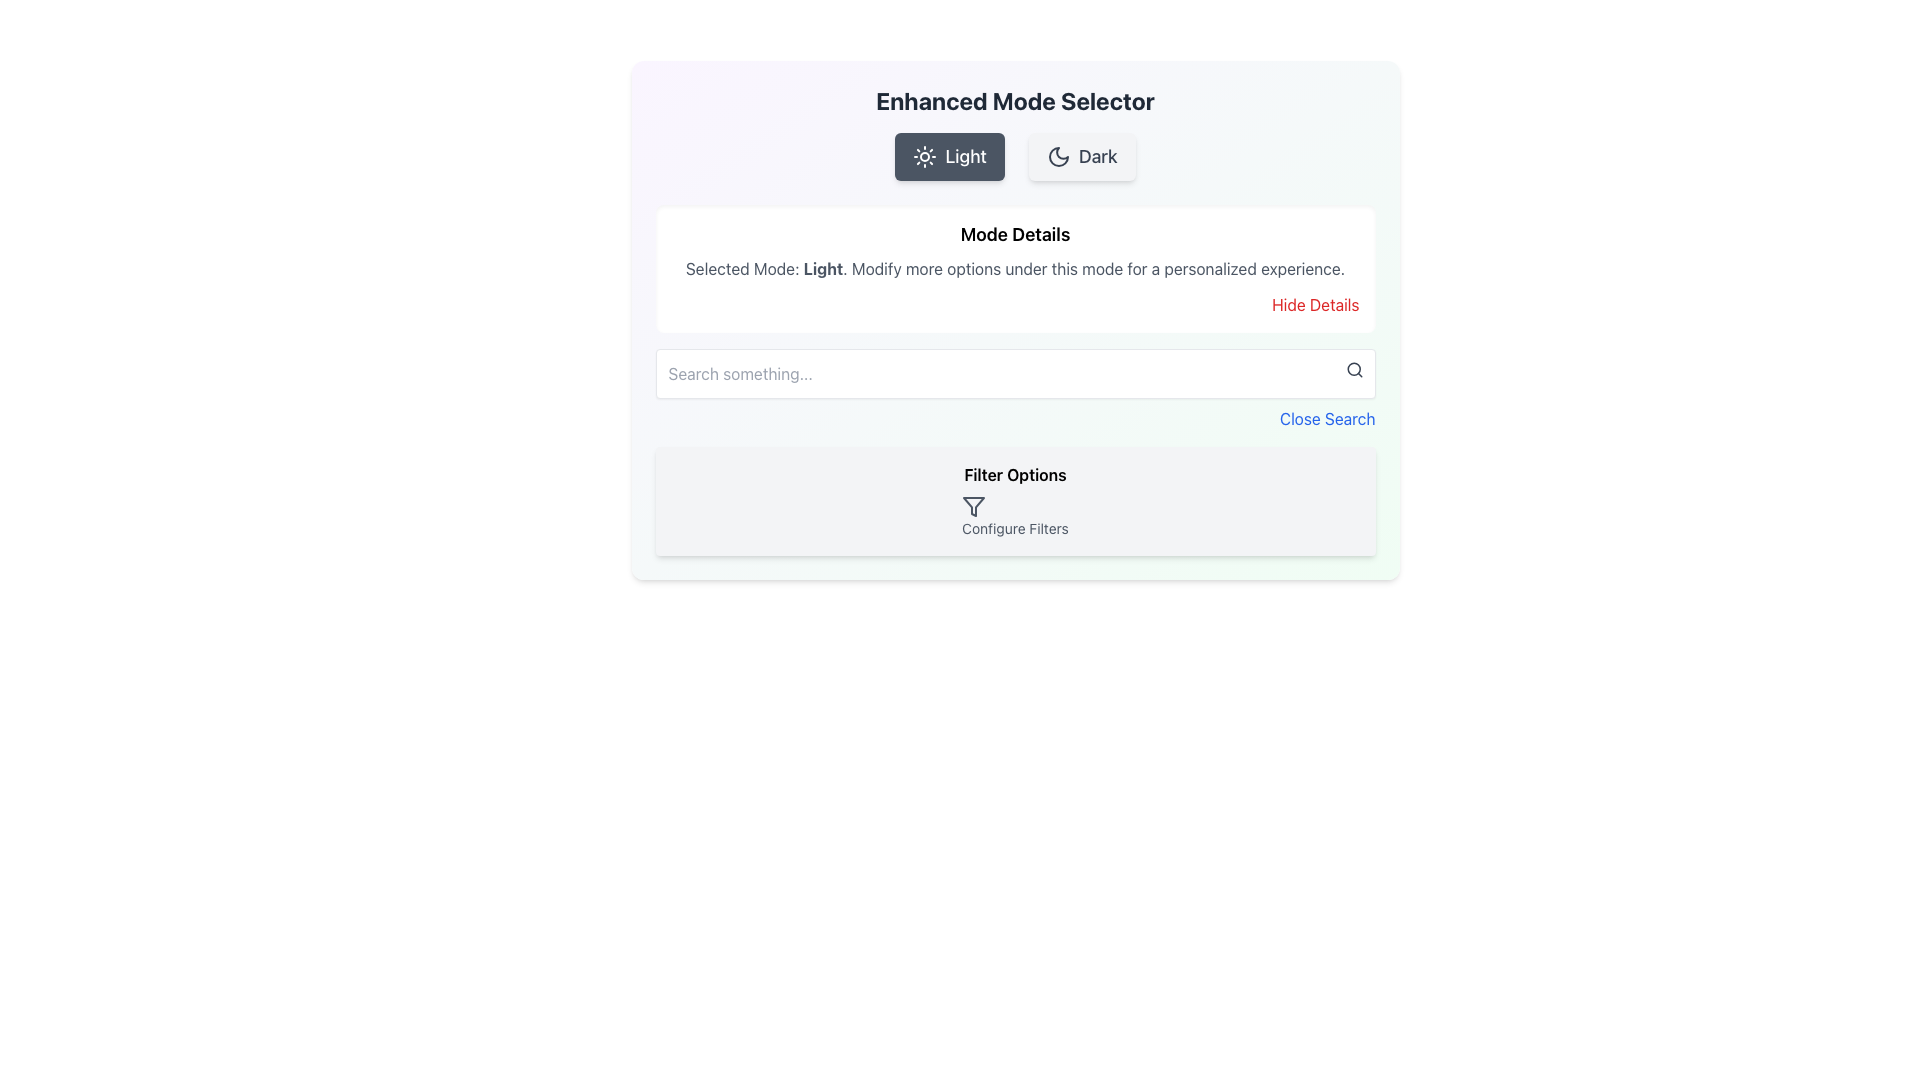 This screenshot has height=1080, width=1920. What do you see at coordinates (1354, 370) in the screenshot?
I see `the magnifying glass icon located at the far right of the search bar` at bounding box center [1354, 370].